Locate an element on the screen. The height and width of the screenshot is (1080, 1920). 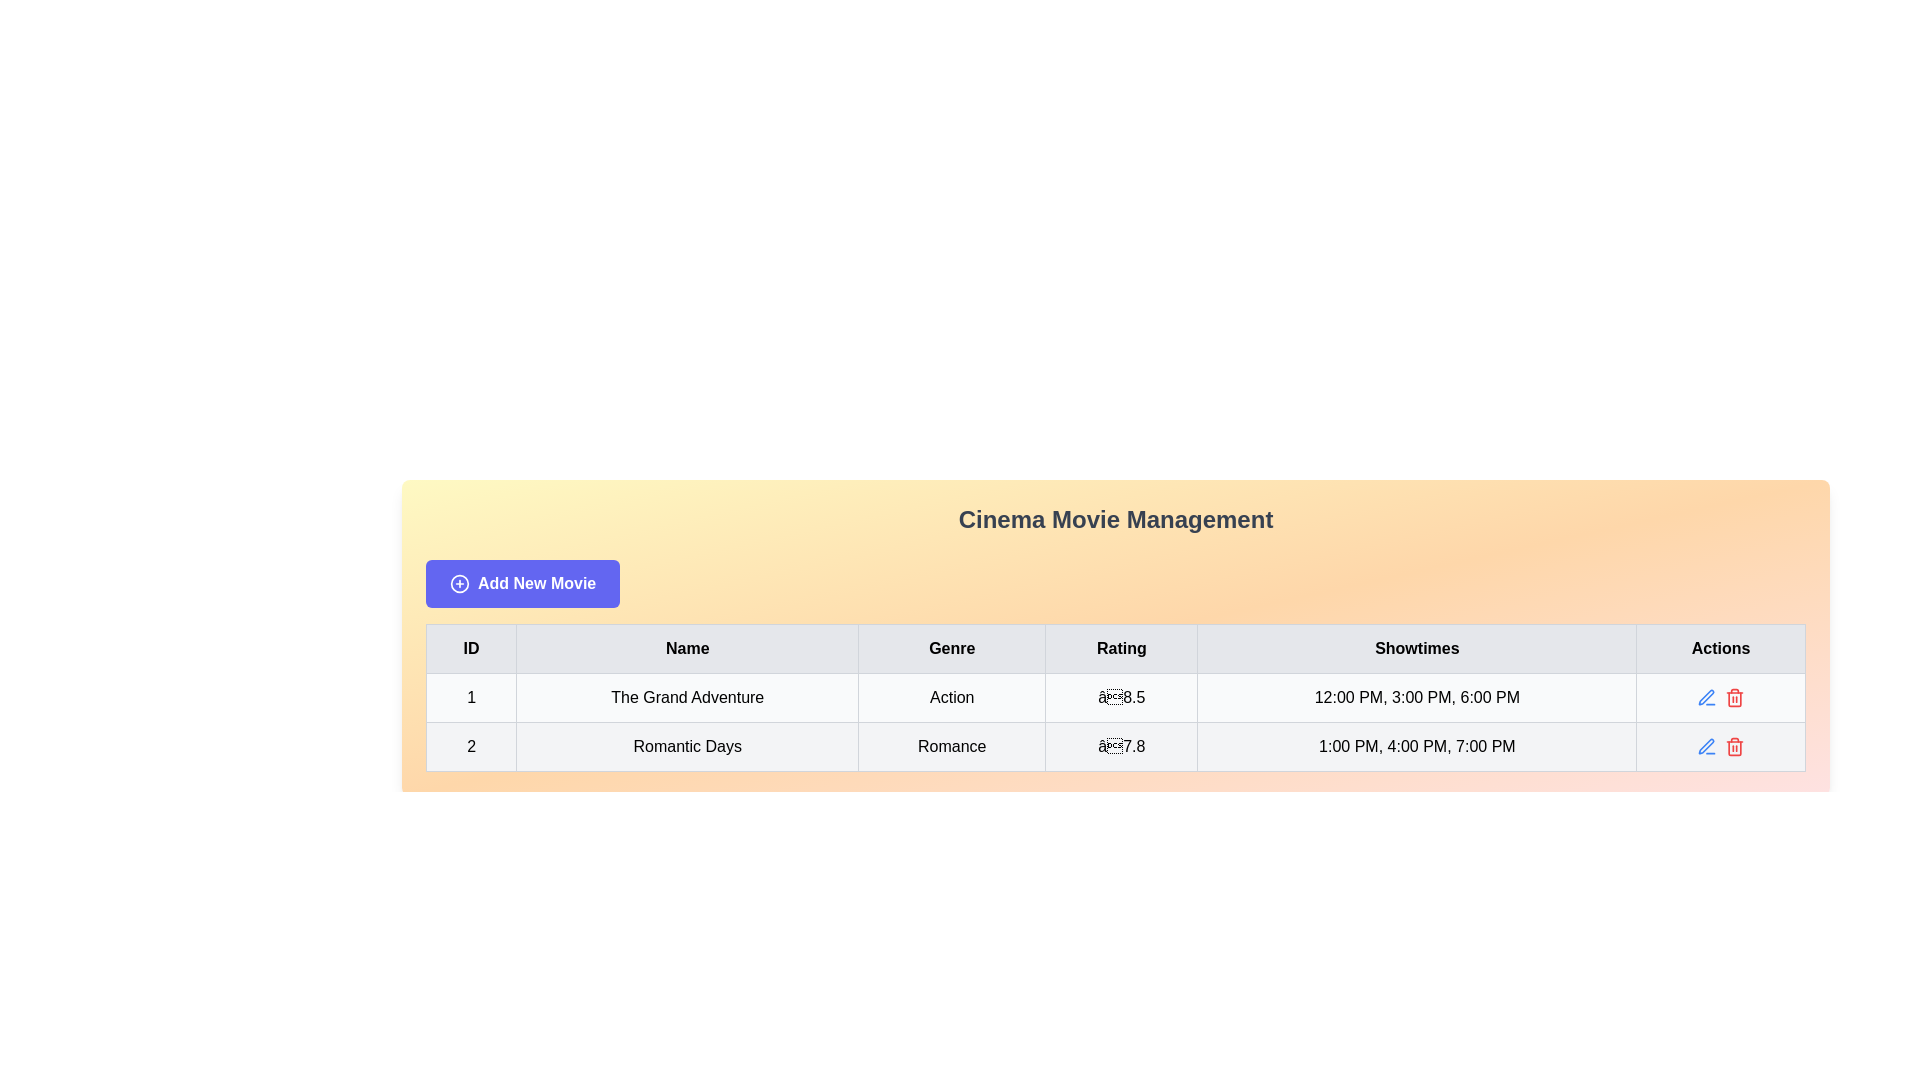
the bold, large-sized gray text 'Cinema Movie Management' which is centrally aligned and serves as a header above the 'Add New Movie' button is located at coordinates (1115, 519).